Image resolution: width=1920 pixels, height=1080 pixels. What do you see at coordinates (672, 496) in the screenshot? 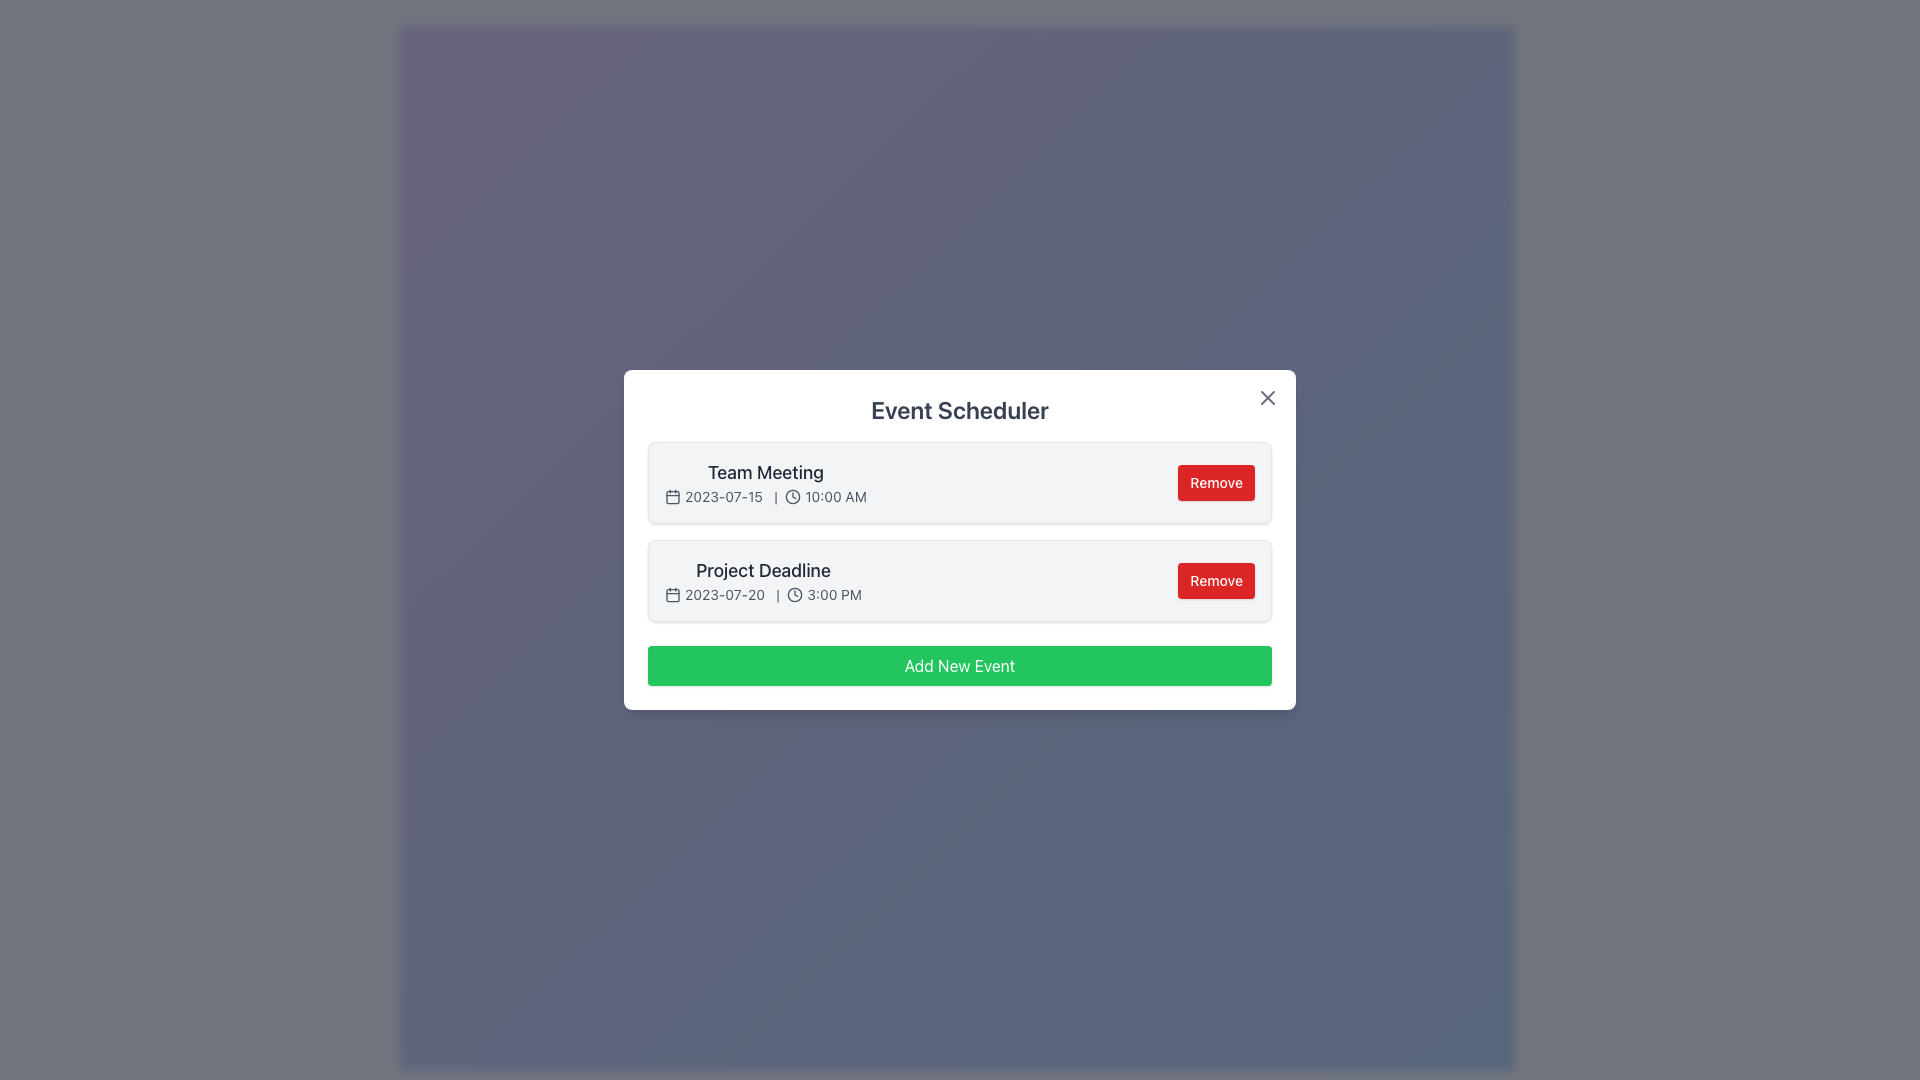
I see `the calendar icon represented by the SVG rectangle, which is located to the left of the date text in the 'Team Meeting' event row` at bounding box center [672, 496].